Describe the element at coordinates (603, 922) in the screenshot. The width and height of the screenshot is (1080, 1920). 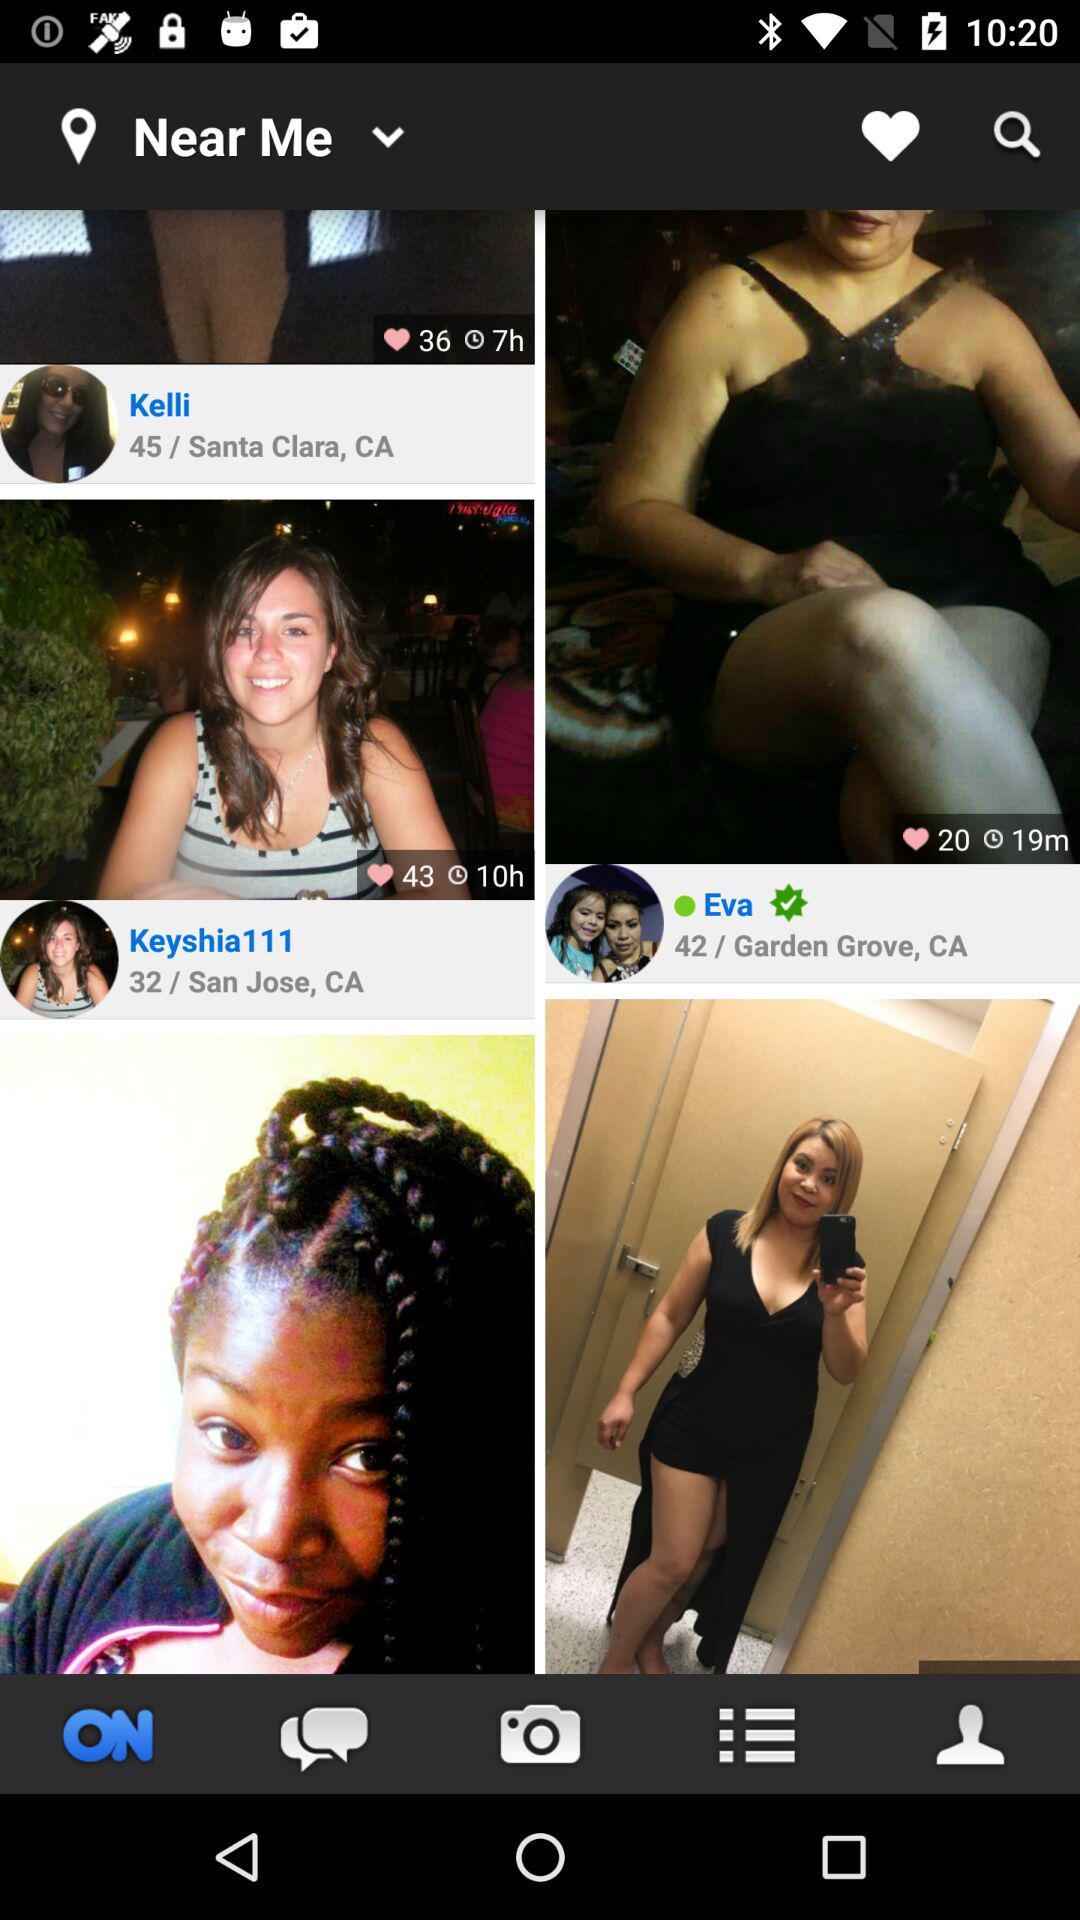
I see `contact 's profile` at that location.